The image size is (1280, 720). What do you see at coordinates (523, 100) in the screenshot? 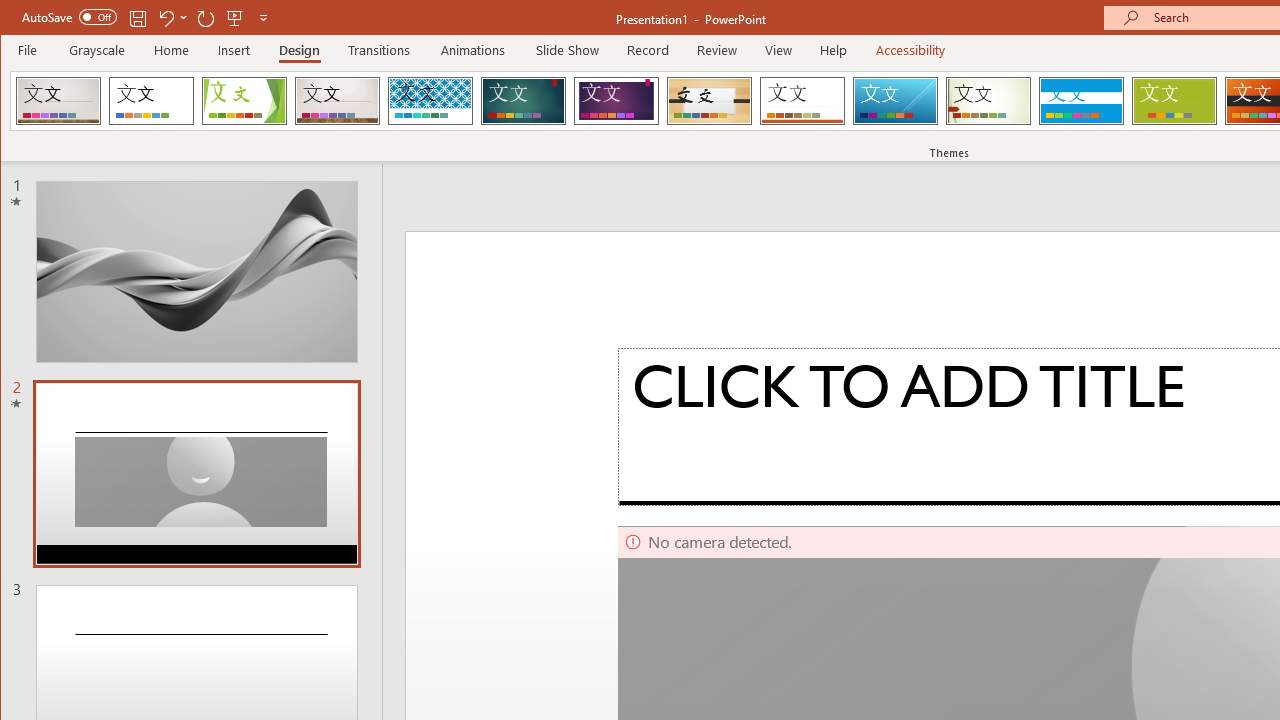
I see `'Ion'` at bounding box center [523, 100].